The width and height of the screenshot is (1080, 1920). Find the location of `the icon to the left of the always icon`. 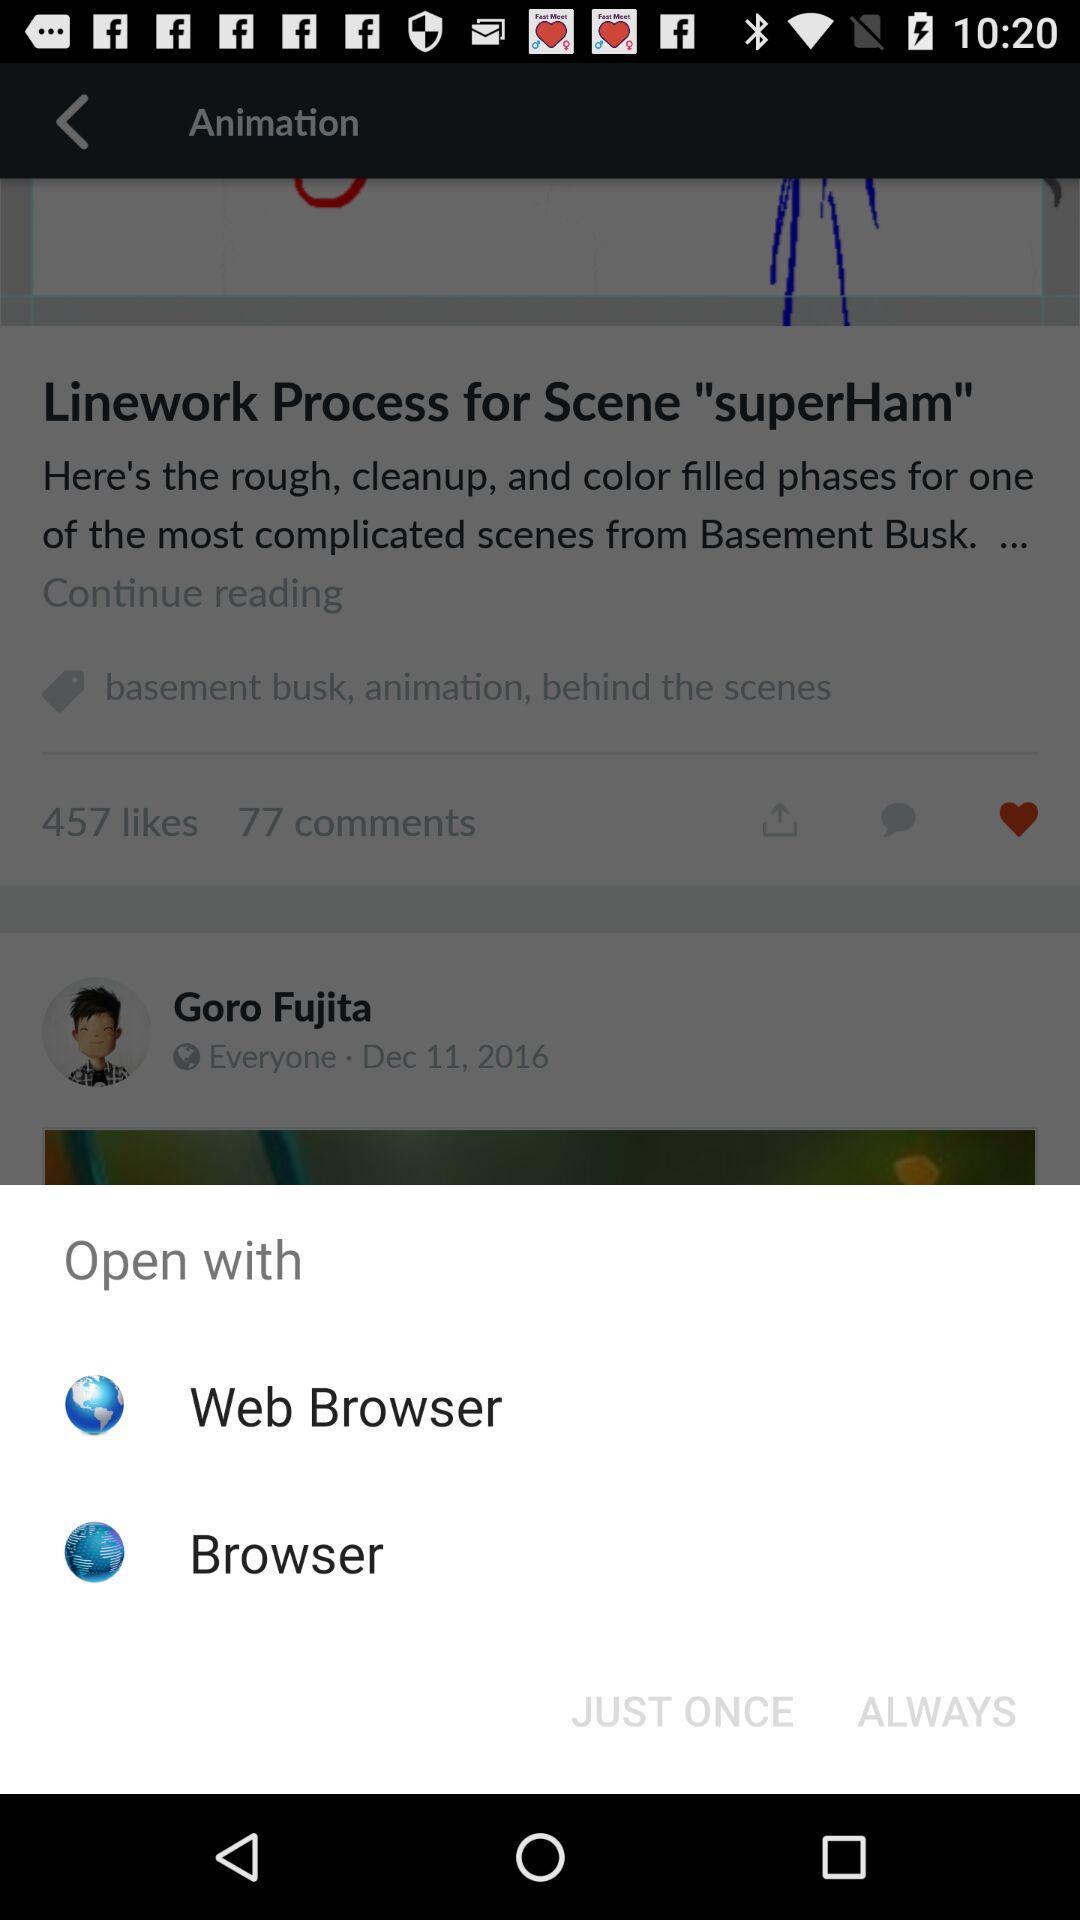

the icon to the left of the always icon is located at coordinates (681, 1708).